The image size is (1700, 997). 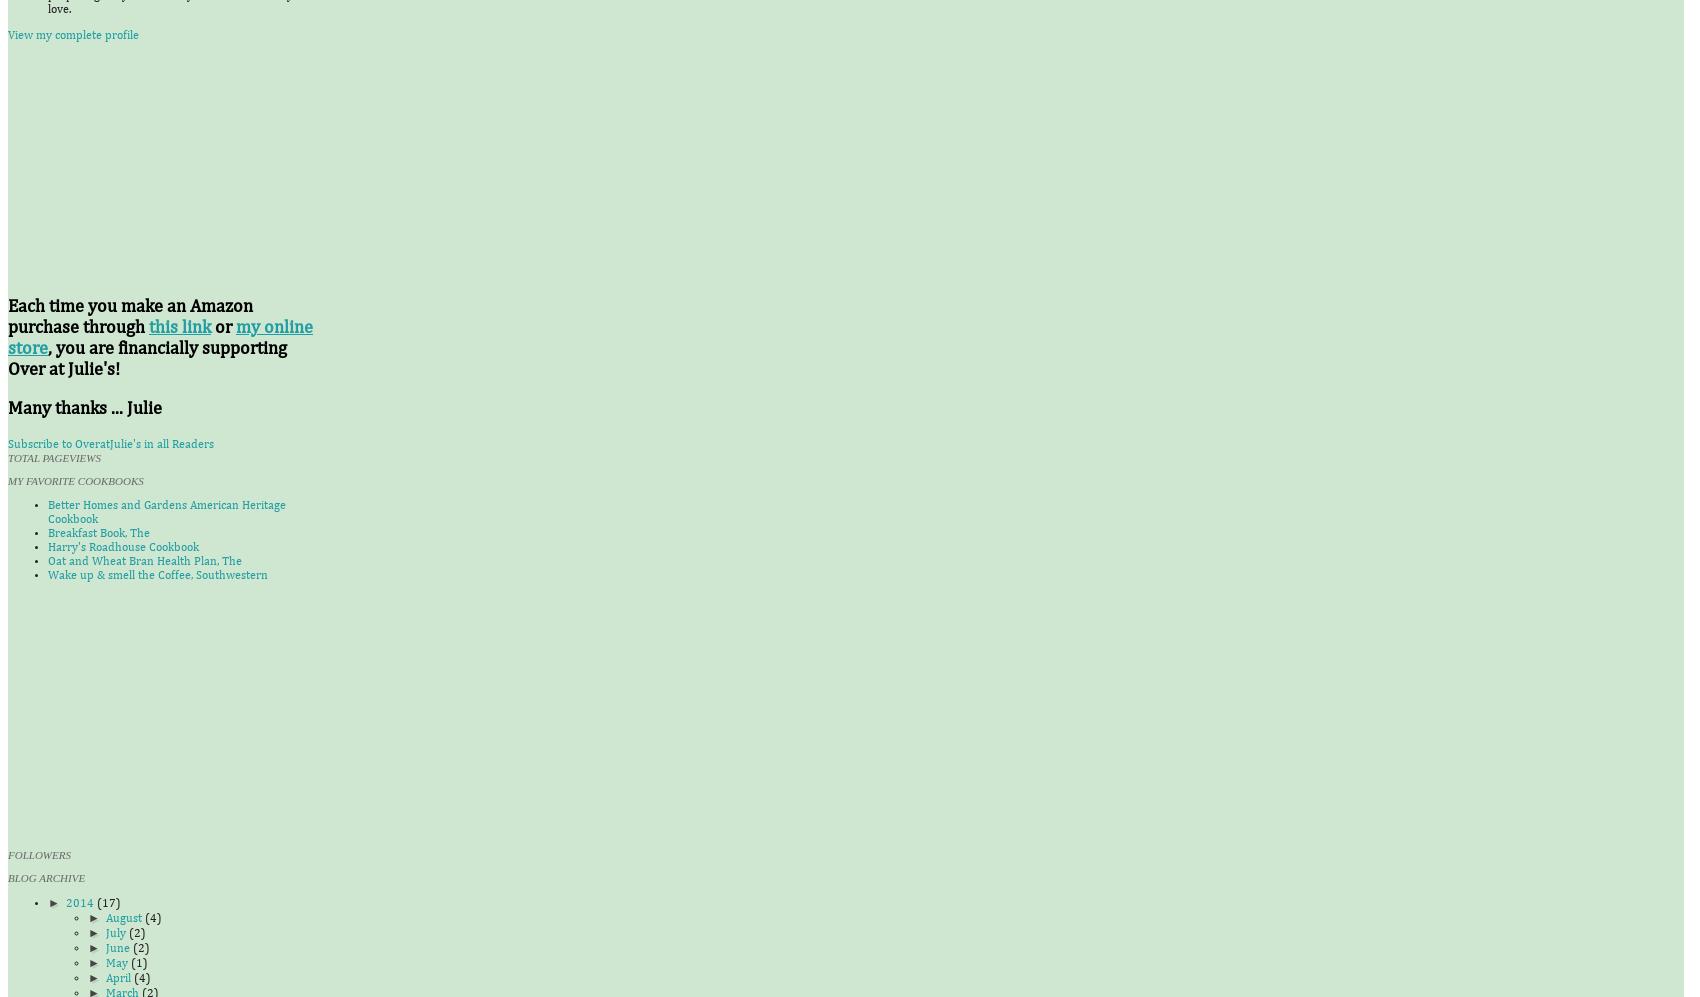 What do you see at coordinates (165, 511) in the screenshot?
I see `'Better Homes and Gardens American Heritage Cookbook'` at bounding box center [165, 511].